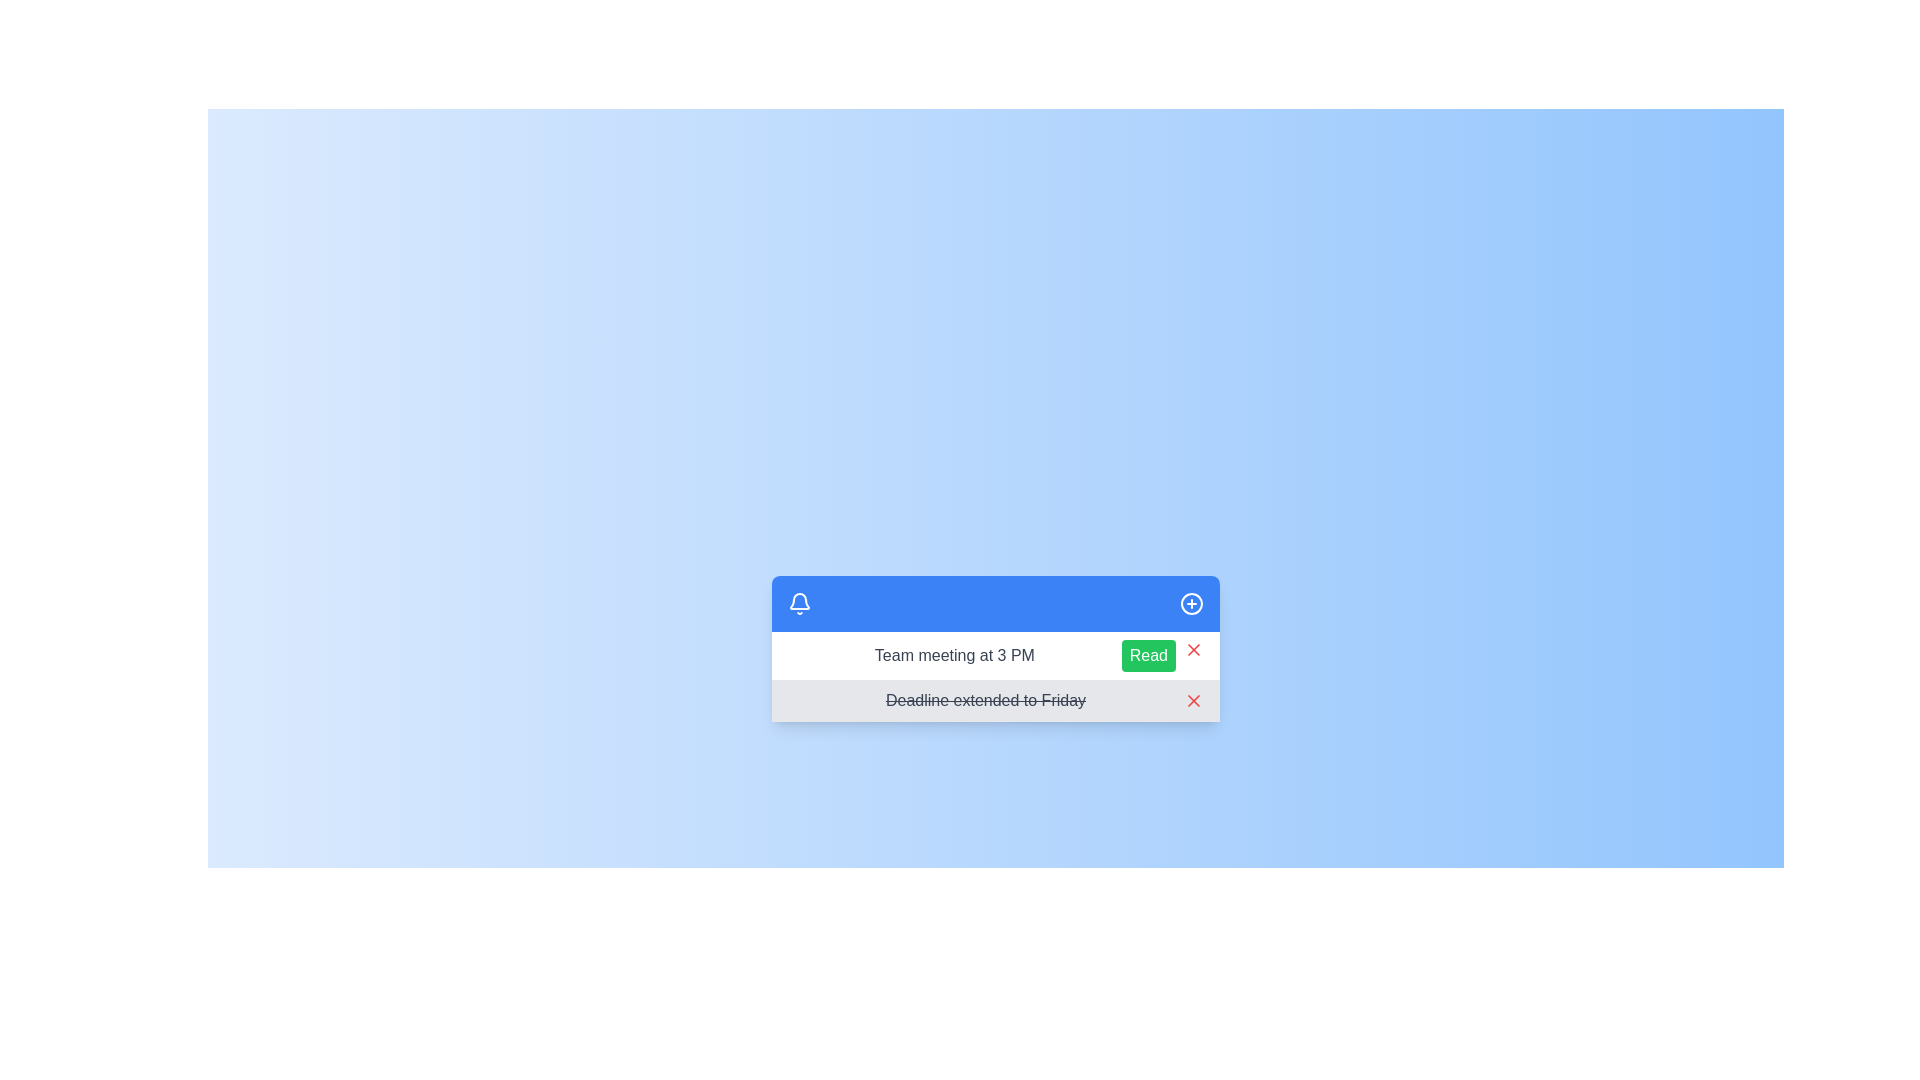 Image resolution: width=1920 pixels, height=1080 pixels. What do you see at coordinates (1191, 603) in the screenshot?
I see `the circular plus icon located on the far right side of the blue header section` at bounding box center [1191, 603].